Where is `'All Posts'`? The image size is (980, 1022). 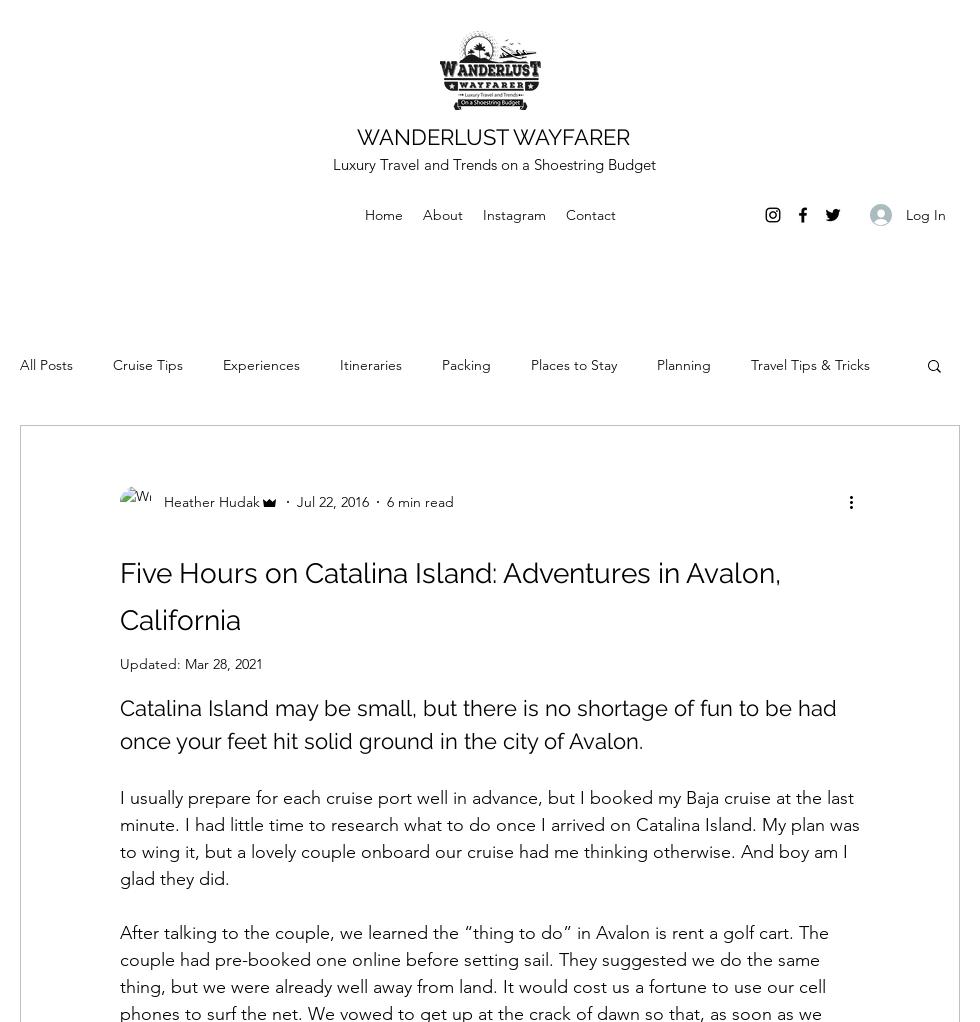 'All Posts' is located at coordinates (46, 364).